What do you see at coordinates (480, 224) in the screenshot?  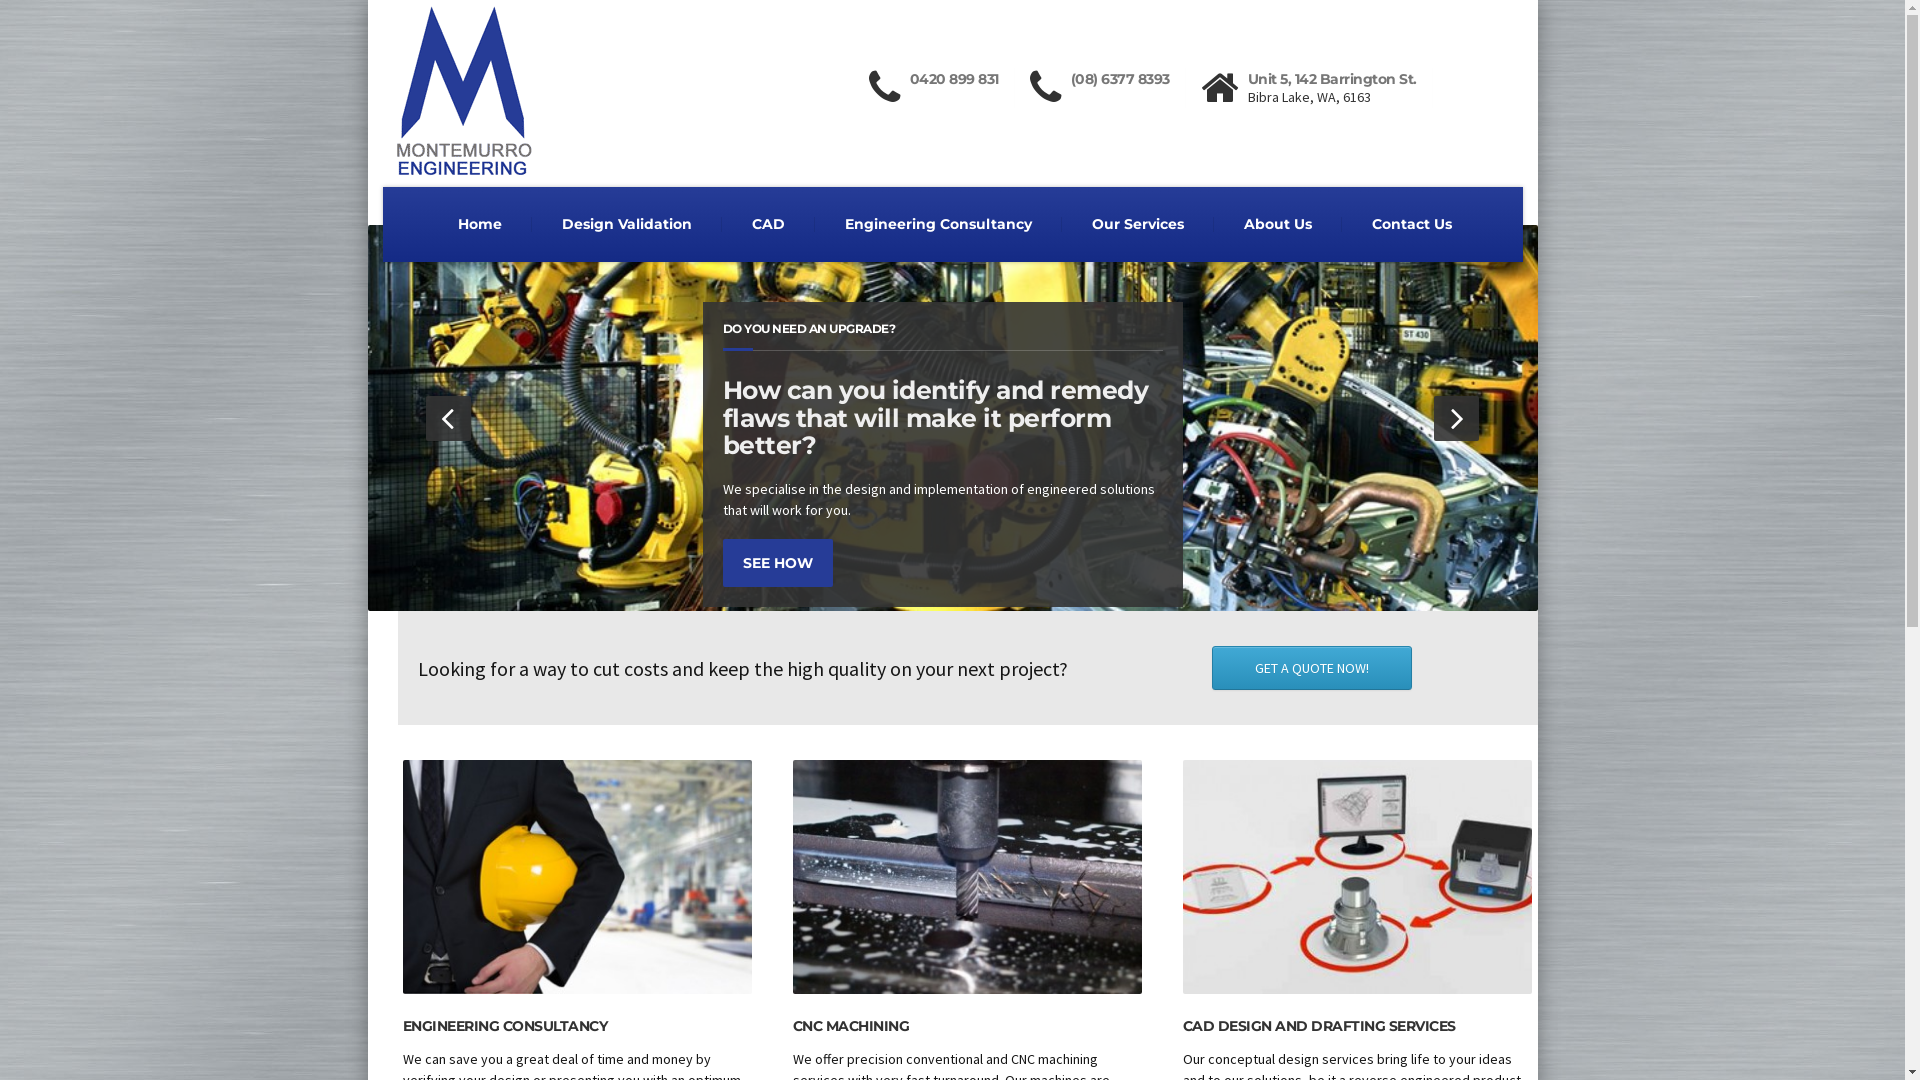 I see `'Home'` at bounding box center [480, 224].